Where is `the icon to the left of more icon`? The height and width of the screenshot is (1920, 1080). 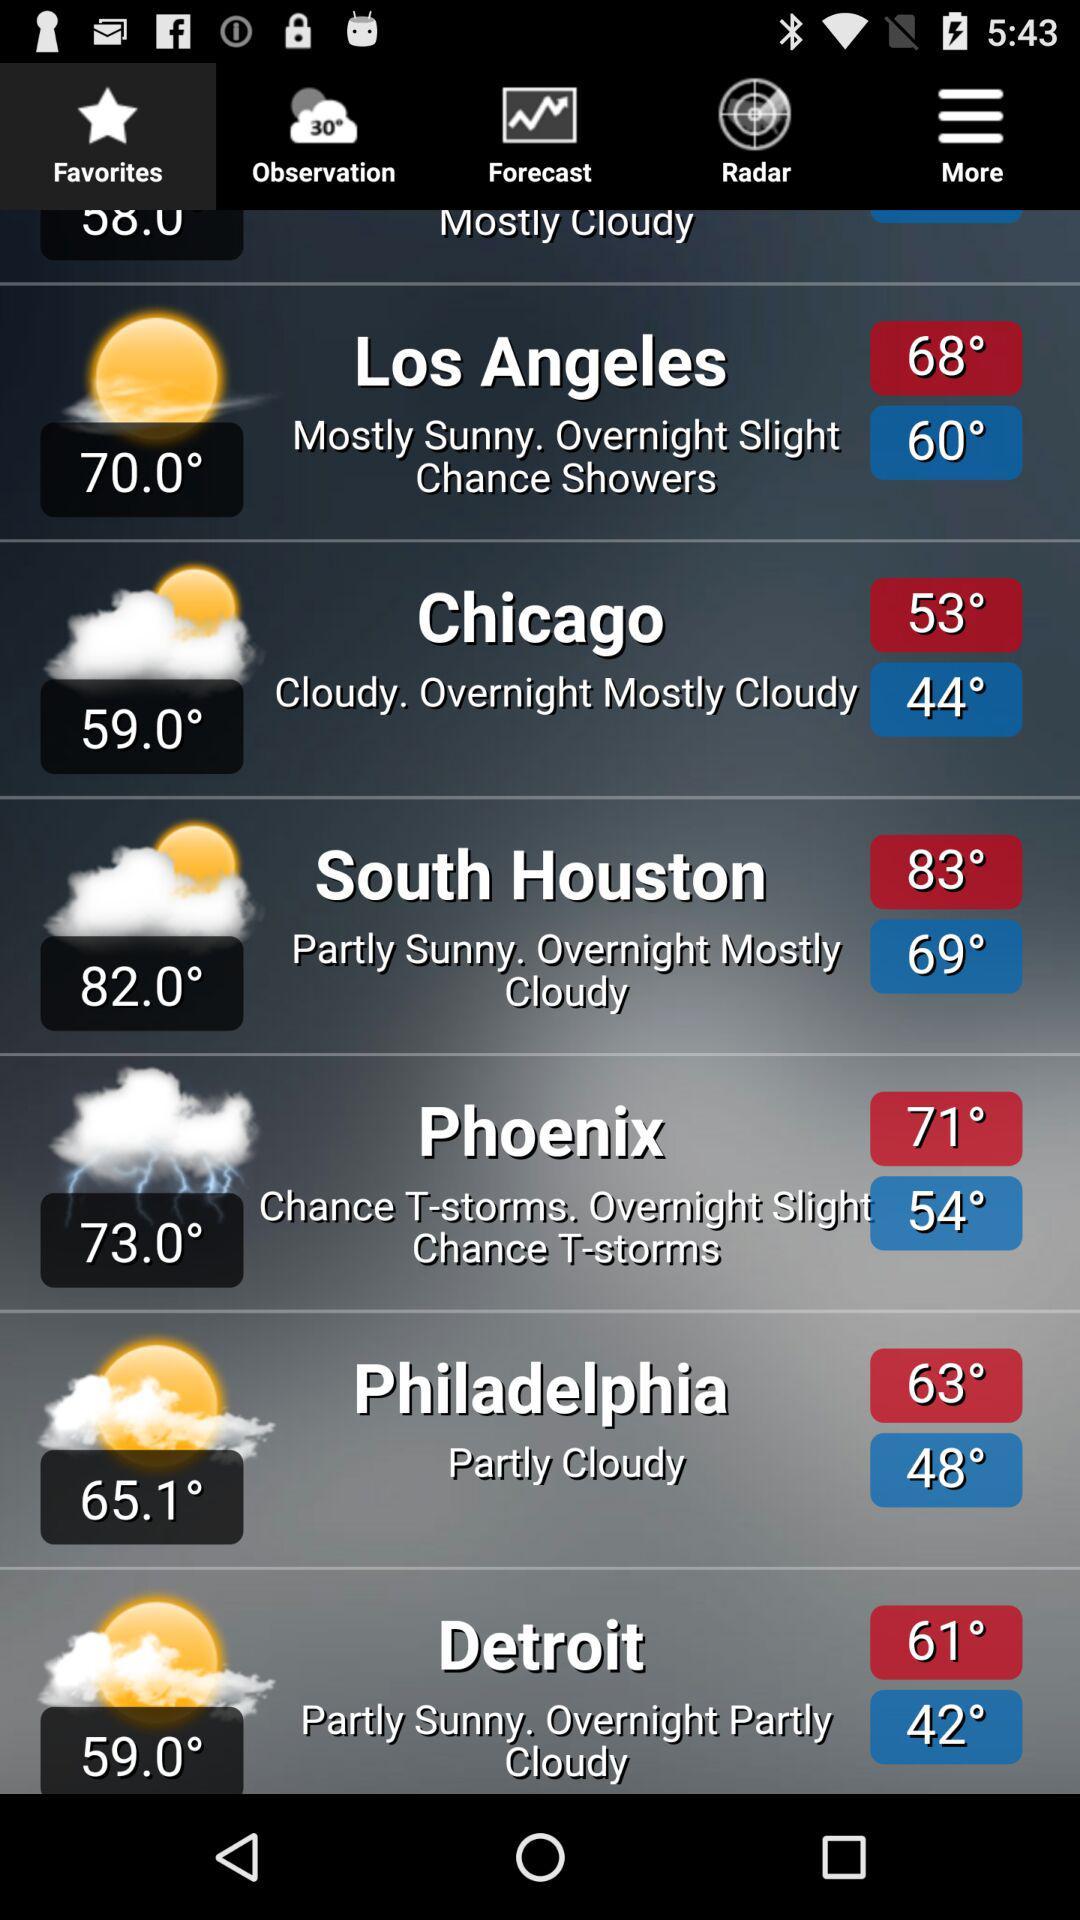
the icon to the left of more icon is located at coordinates (756, 124).